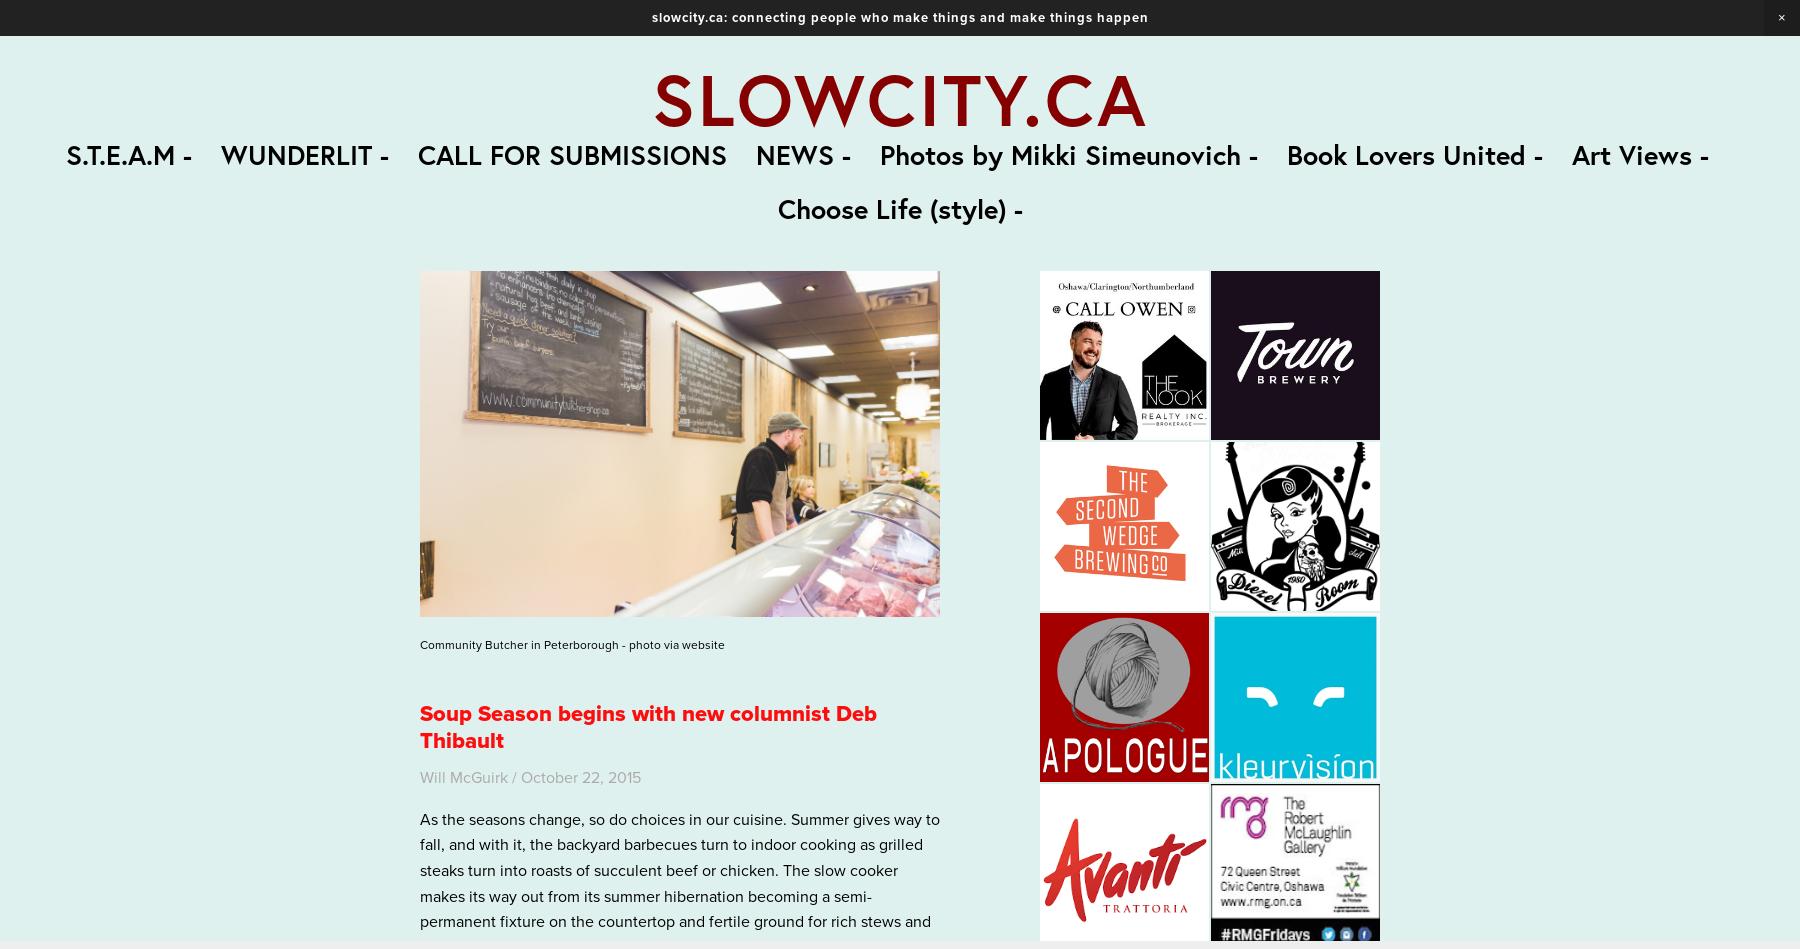  What do you see at coordinates (899, 17) in the screenshot?
I see `'slowcity.ca: connecting people who make things and make things happen'` at bounding box center [899, 17].